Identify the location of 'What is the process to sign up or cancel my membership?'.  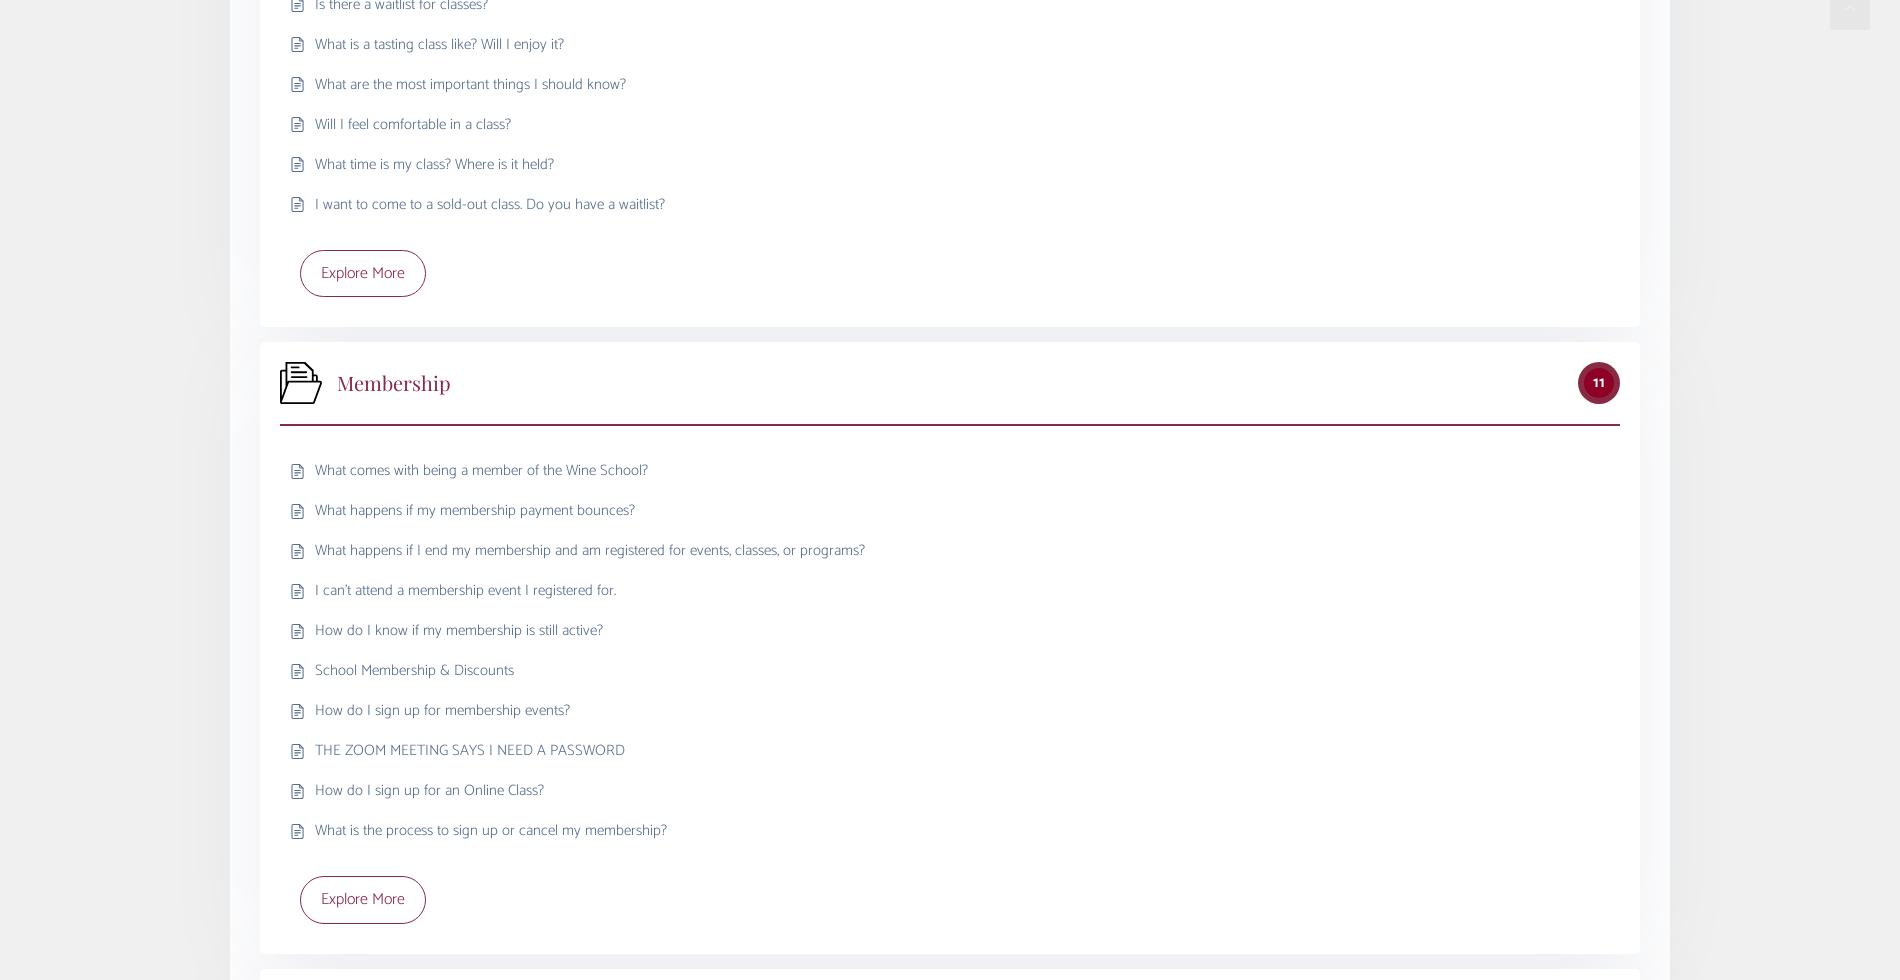
(490, 830).